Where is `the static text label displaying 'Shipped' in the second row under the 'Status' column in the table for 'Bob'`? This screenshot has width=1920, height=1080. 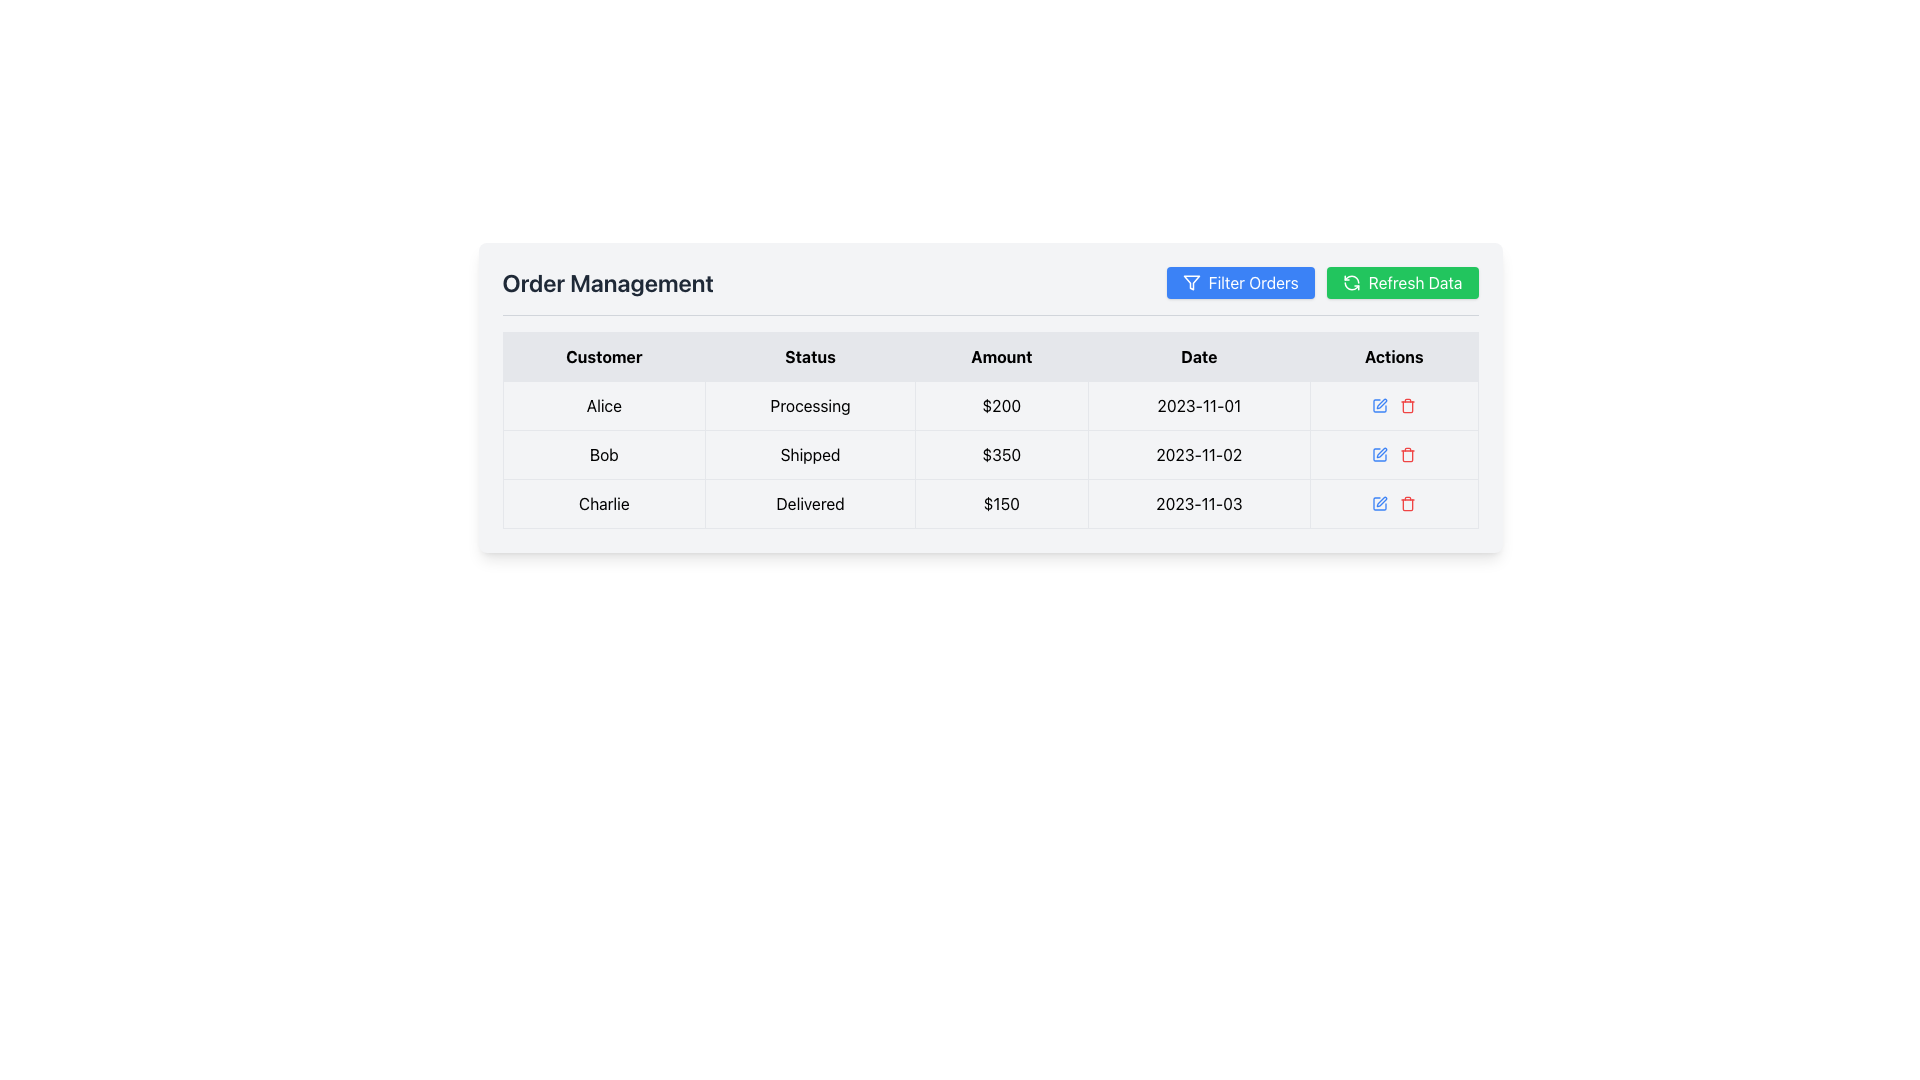
the static text label displaying 'Shipped' in the second row under the 'Status' column in the table for 'Bob' is located at coordinates (810, 455).